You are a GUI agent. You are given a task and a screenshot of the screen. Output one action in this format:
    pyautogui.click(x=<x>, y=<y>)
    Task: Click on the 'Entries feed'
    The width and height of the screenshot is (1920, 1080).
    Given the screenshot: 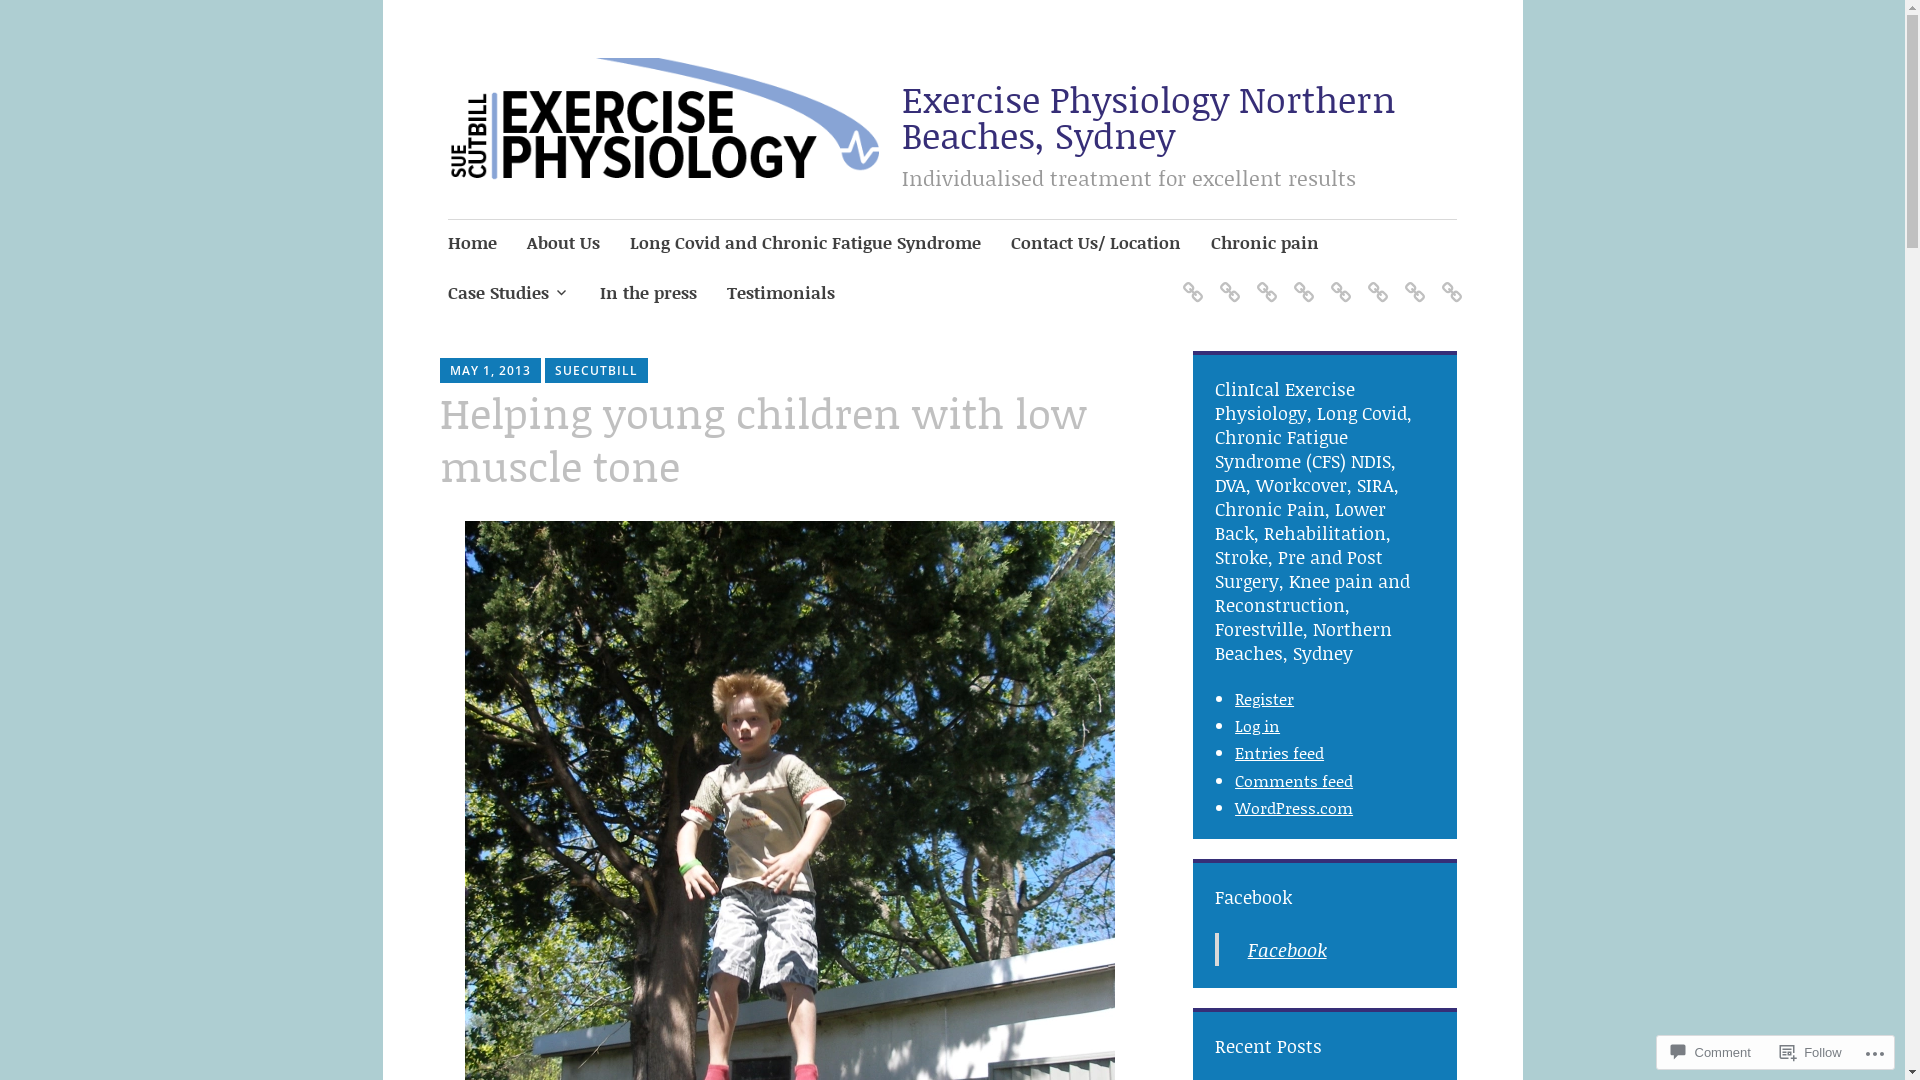 What is the action you would take?
    pyautogui.click(x=1233, y=752)
    